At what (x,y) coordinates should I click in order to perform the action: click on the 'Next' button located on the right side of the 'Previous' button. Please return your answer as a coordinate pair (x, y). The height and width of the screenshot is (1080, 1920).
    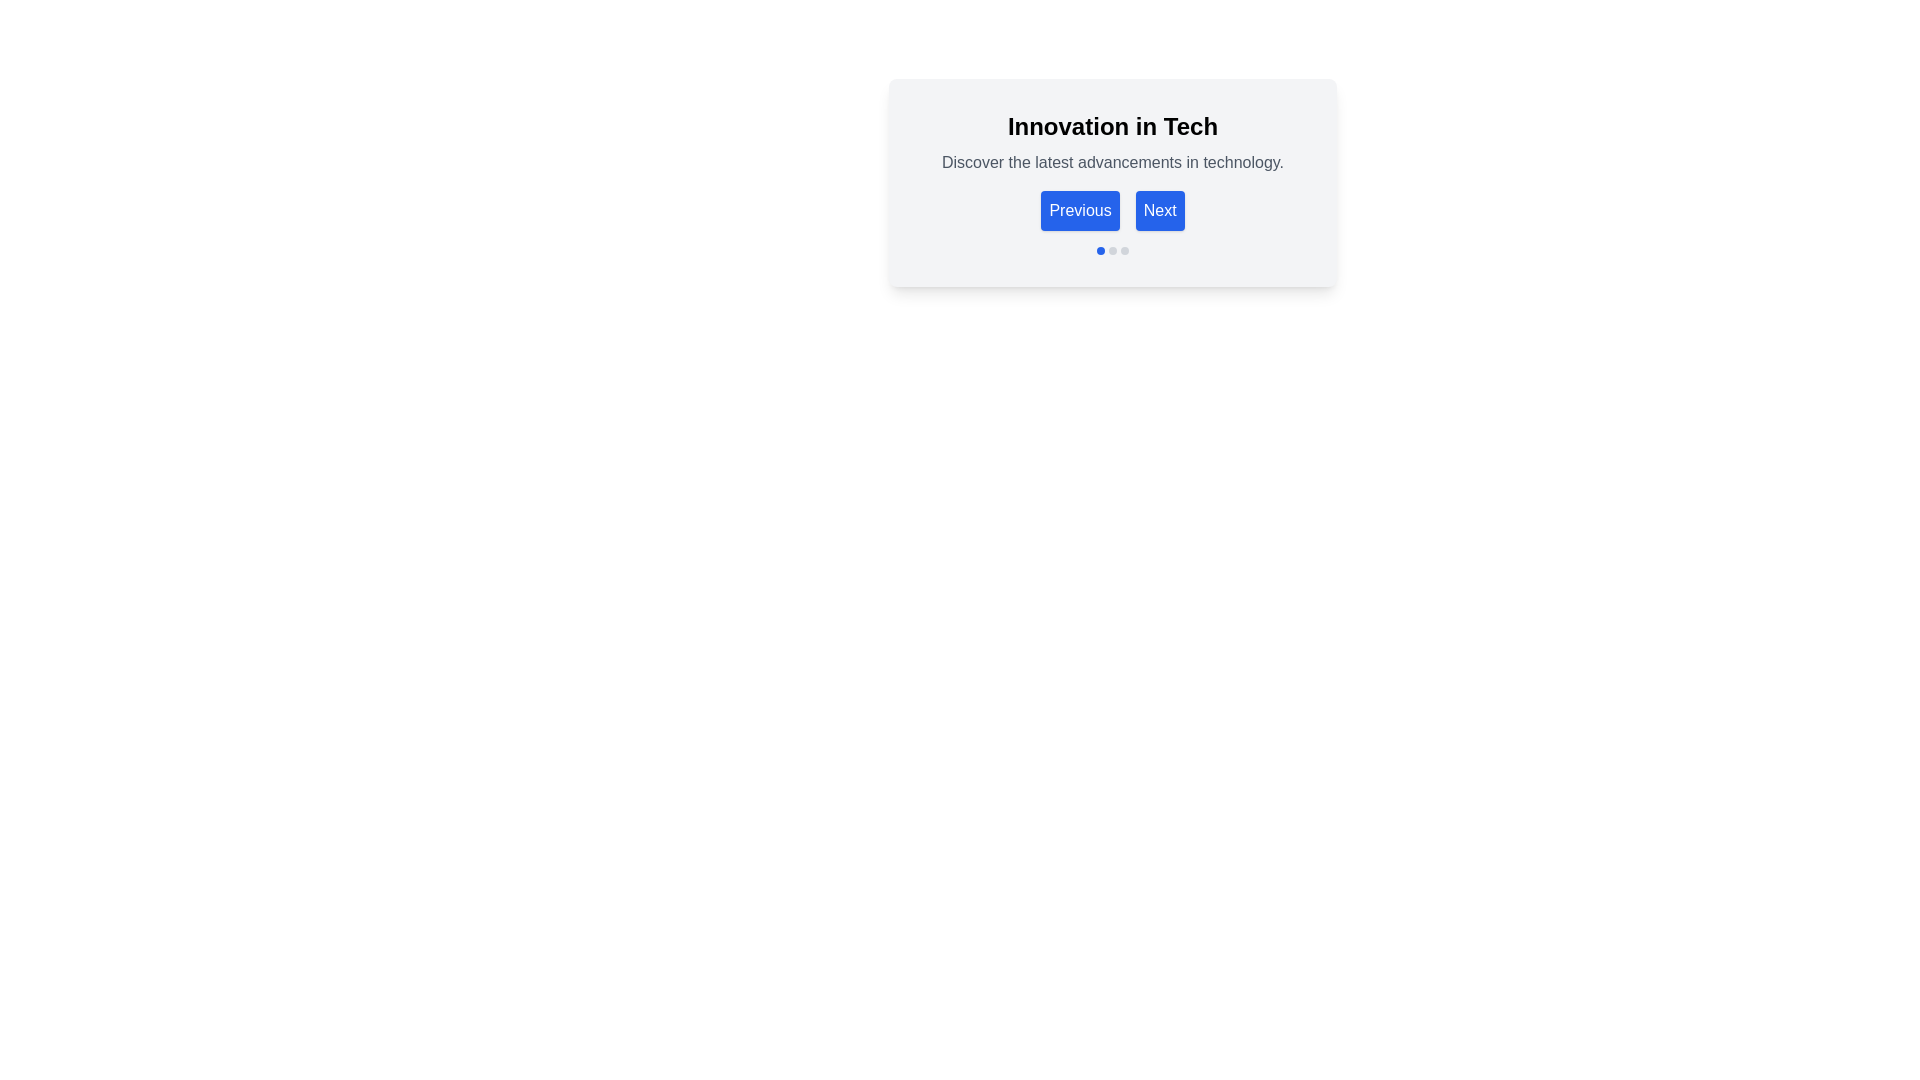
    Looking at the image, I should click on (1160, 211).